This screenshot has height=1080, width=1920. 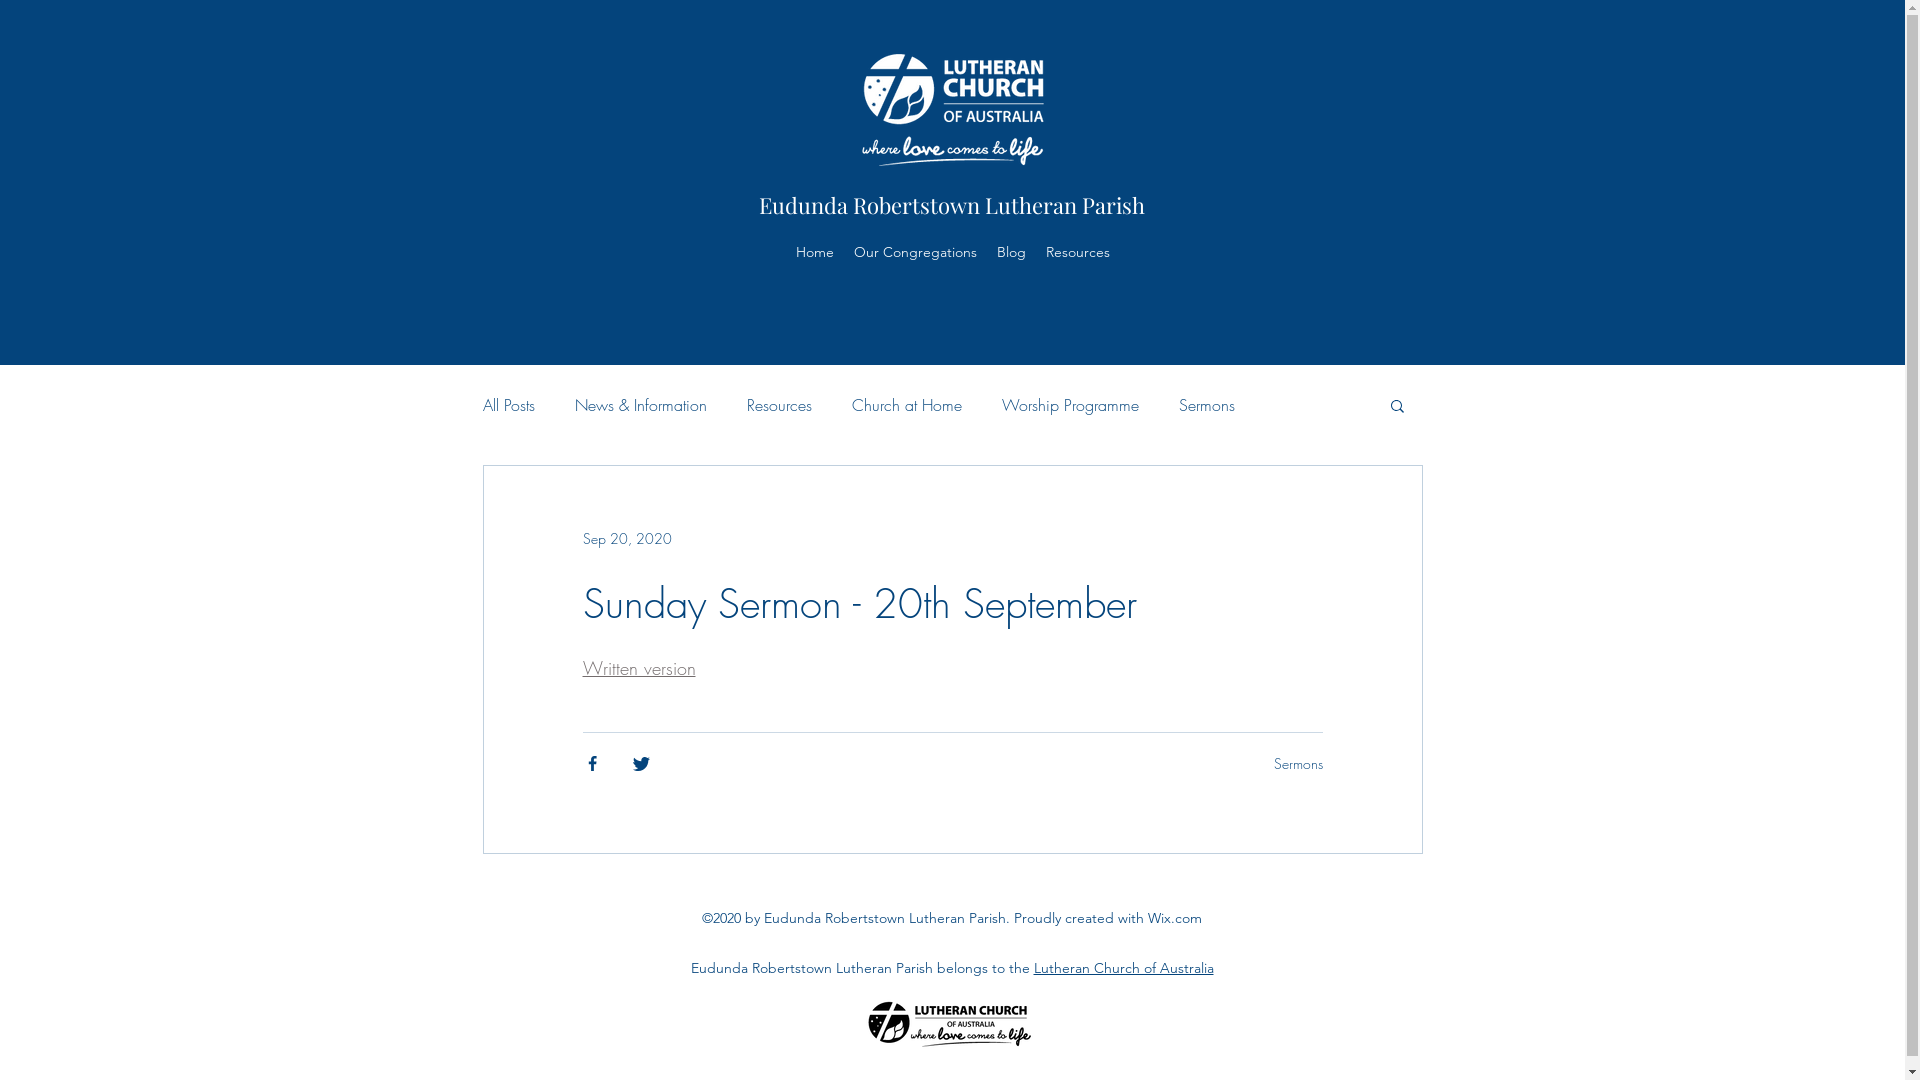 I want to click on 'Worship Programme', so click(x=1069, y=405).